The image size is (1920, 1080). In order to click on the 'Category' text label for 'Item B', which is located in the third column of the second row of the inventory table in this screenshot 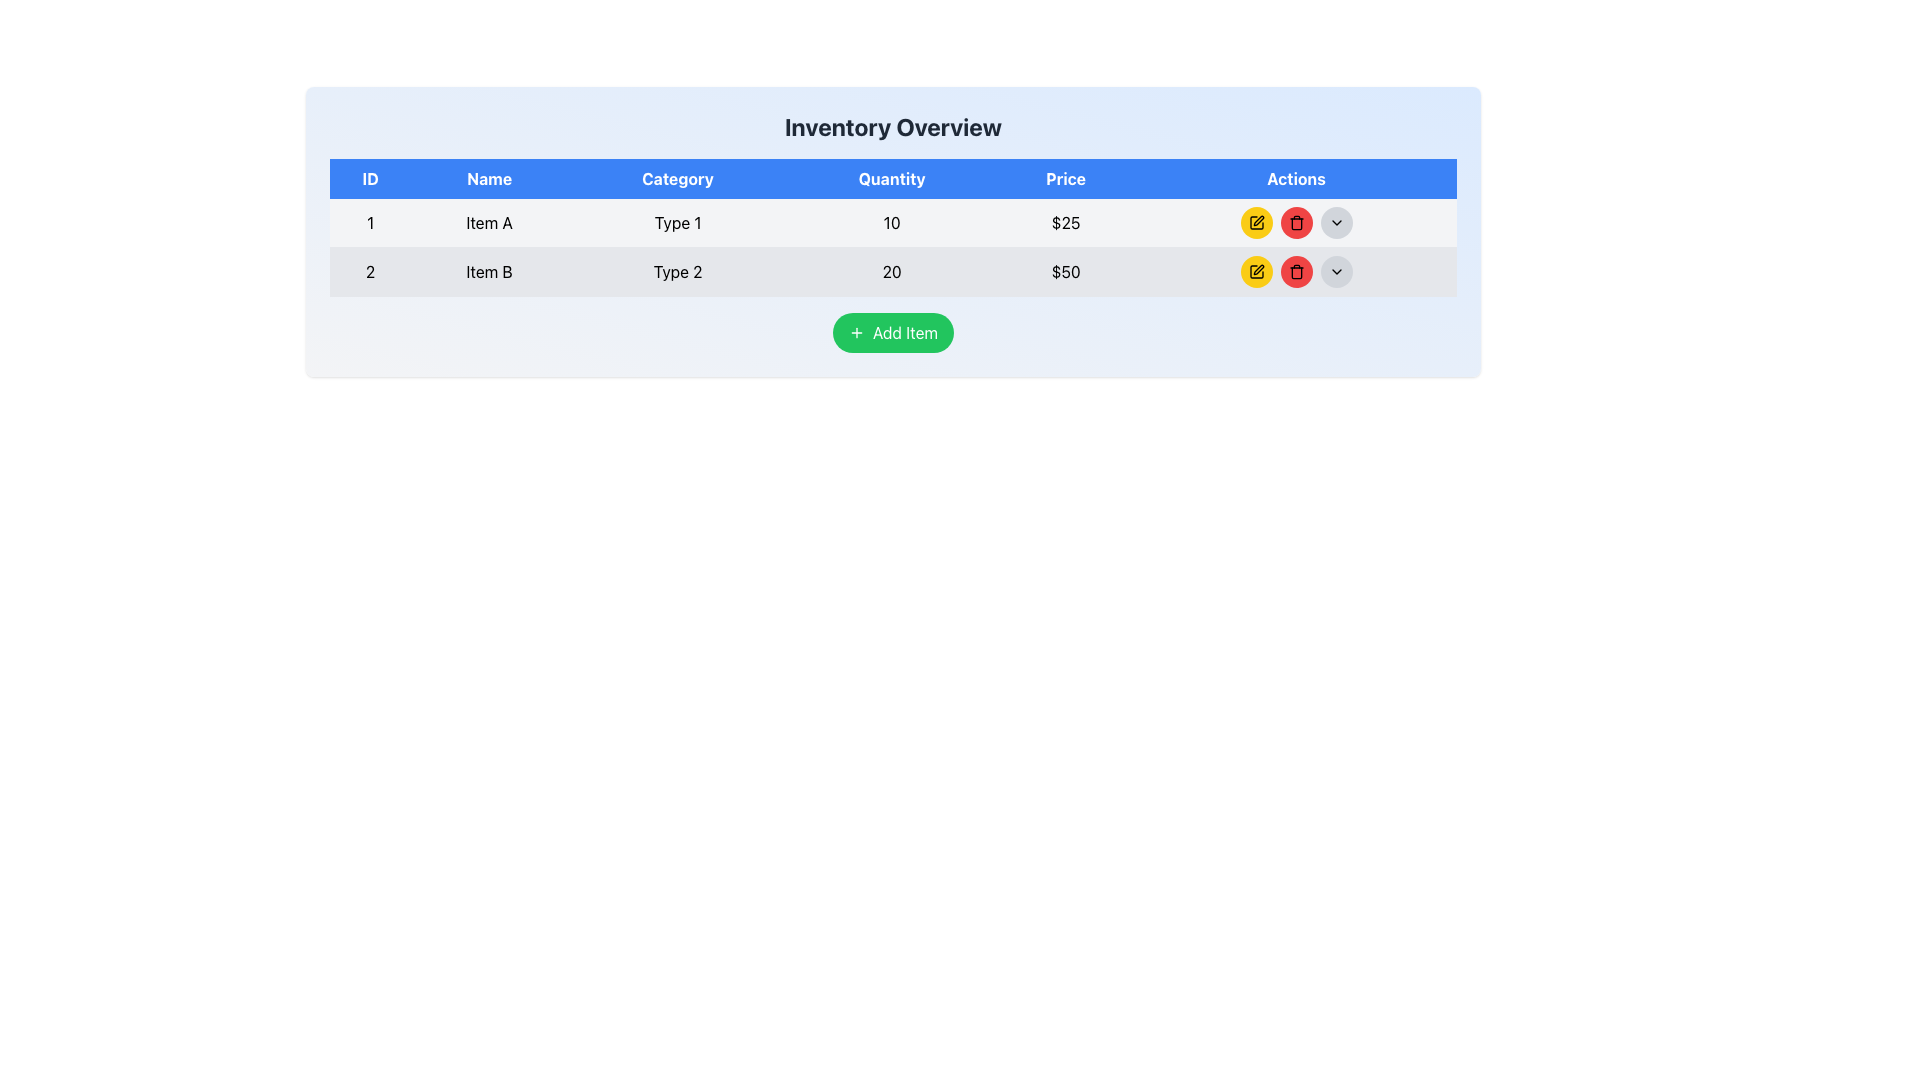, I will do `click(678, 272)`.